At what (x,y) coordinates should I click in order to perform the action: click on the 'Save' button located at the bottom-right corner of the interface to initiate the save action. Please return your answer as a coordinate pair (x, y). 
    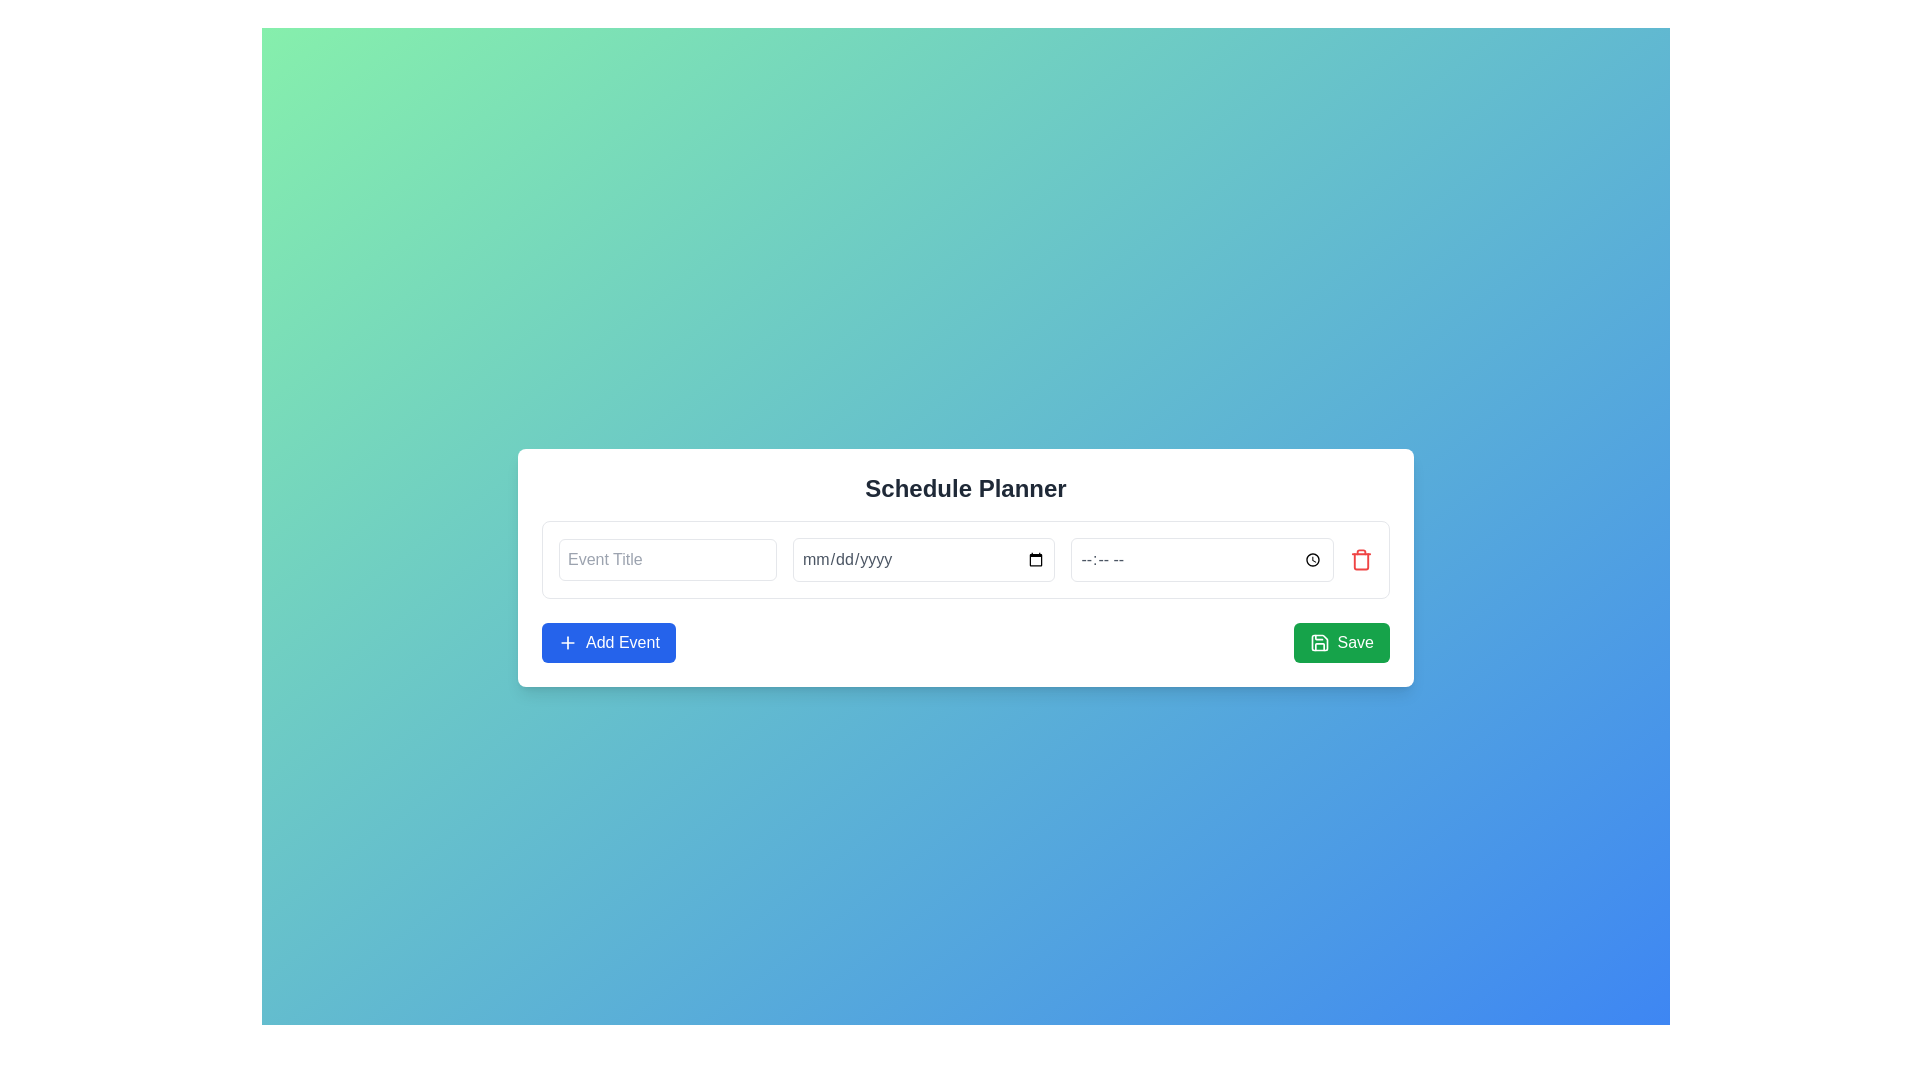
    Looking at the image, I should click on (1341, 643).